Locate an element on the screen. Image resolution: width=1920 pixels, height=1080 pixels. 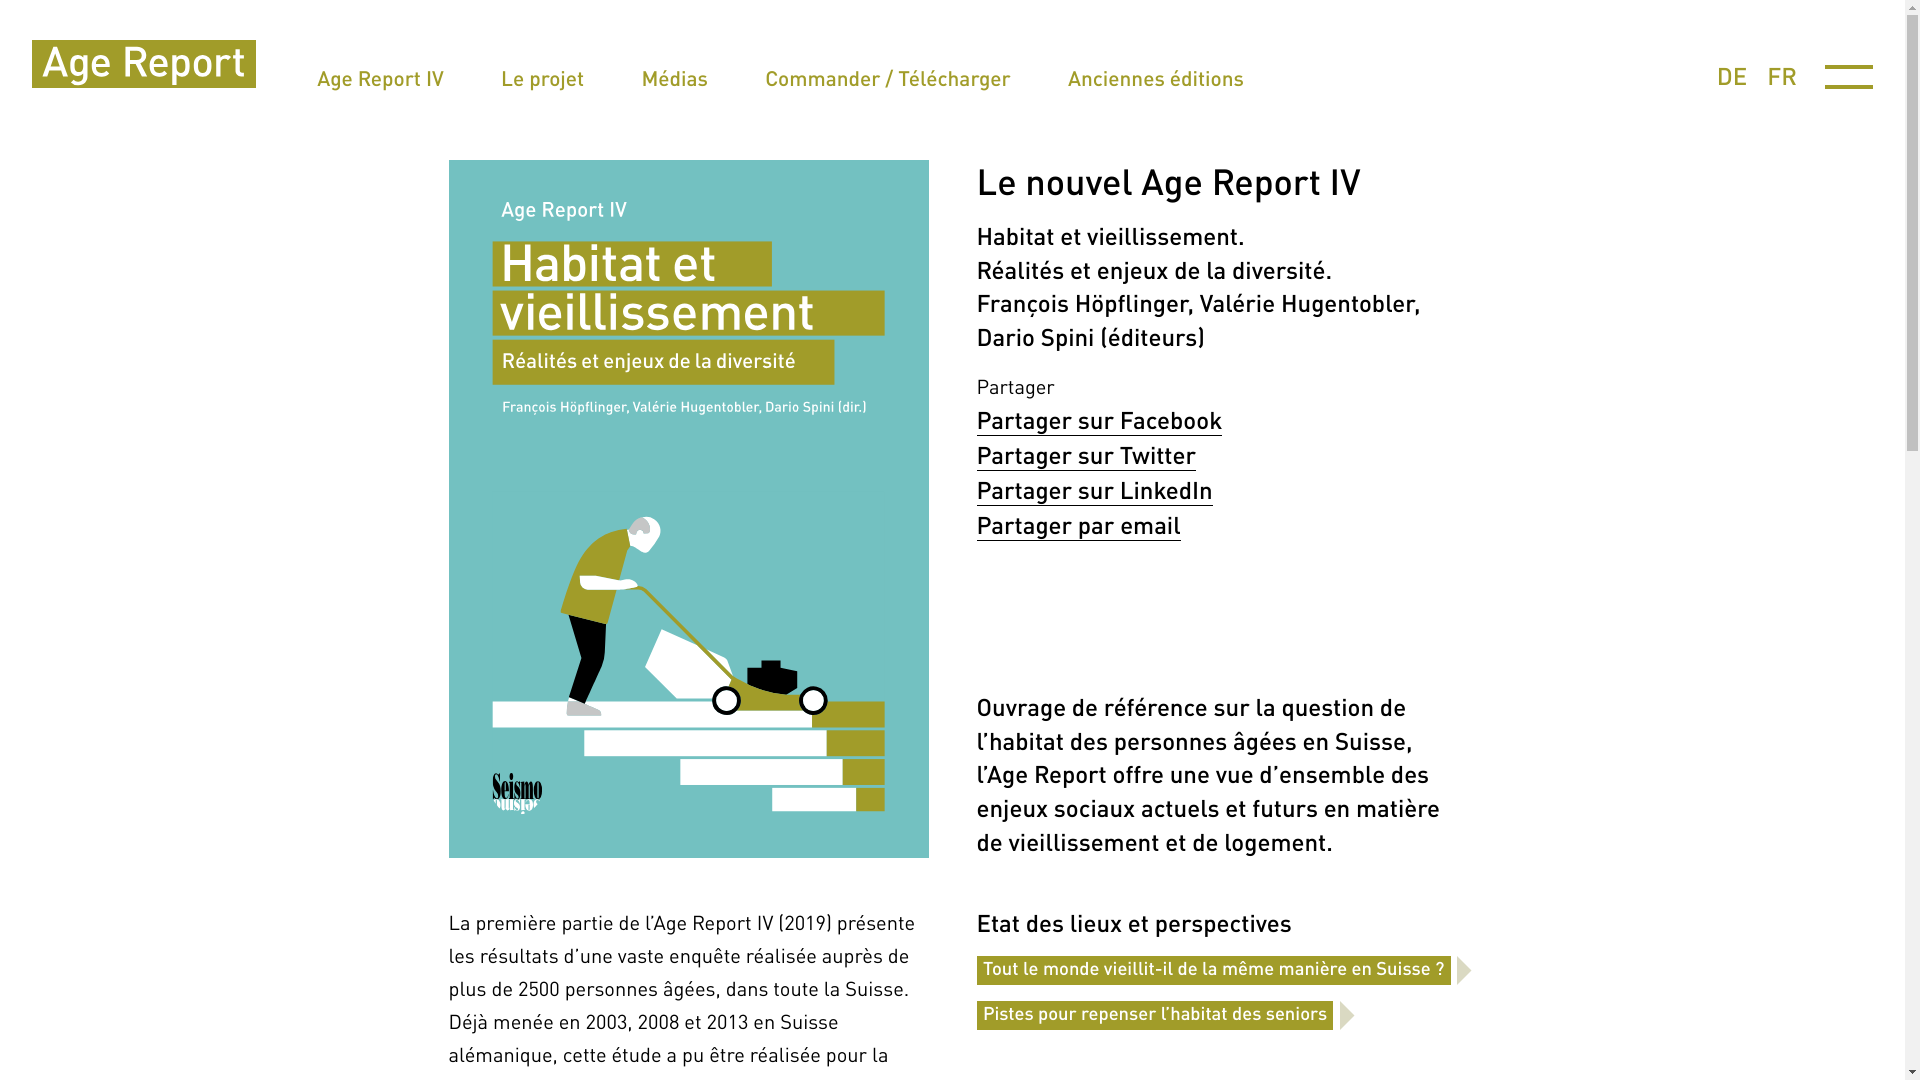
'Partager sur Twitter' is located at coordinates (1084, 455).